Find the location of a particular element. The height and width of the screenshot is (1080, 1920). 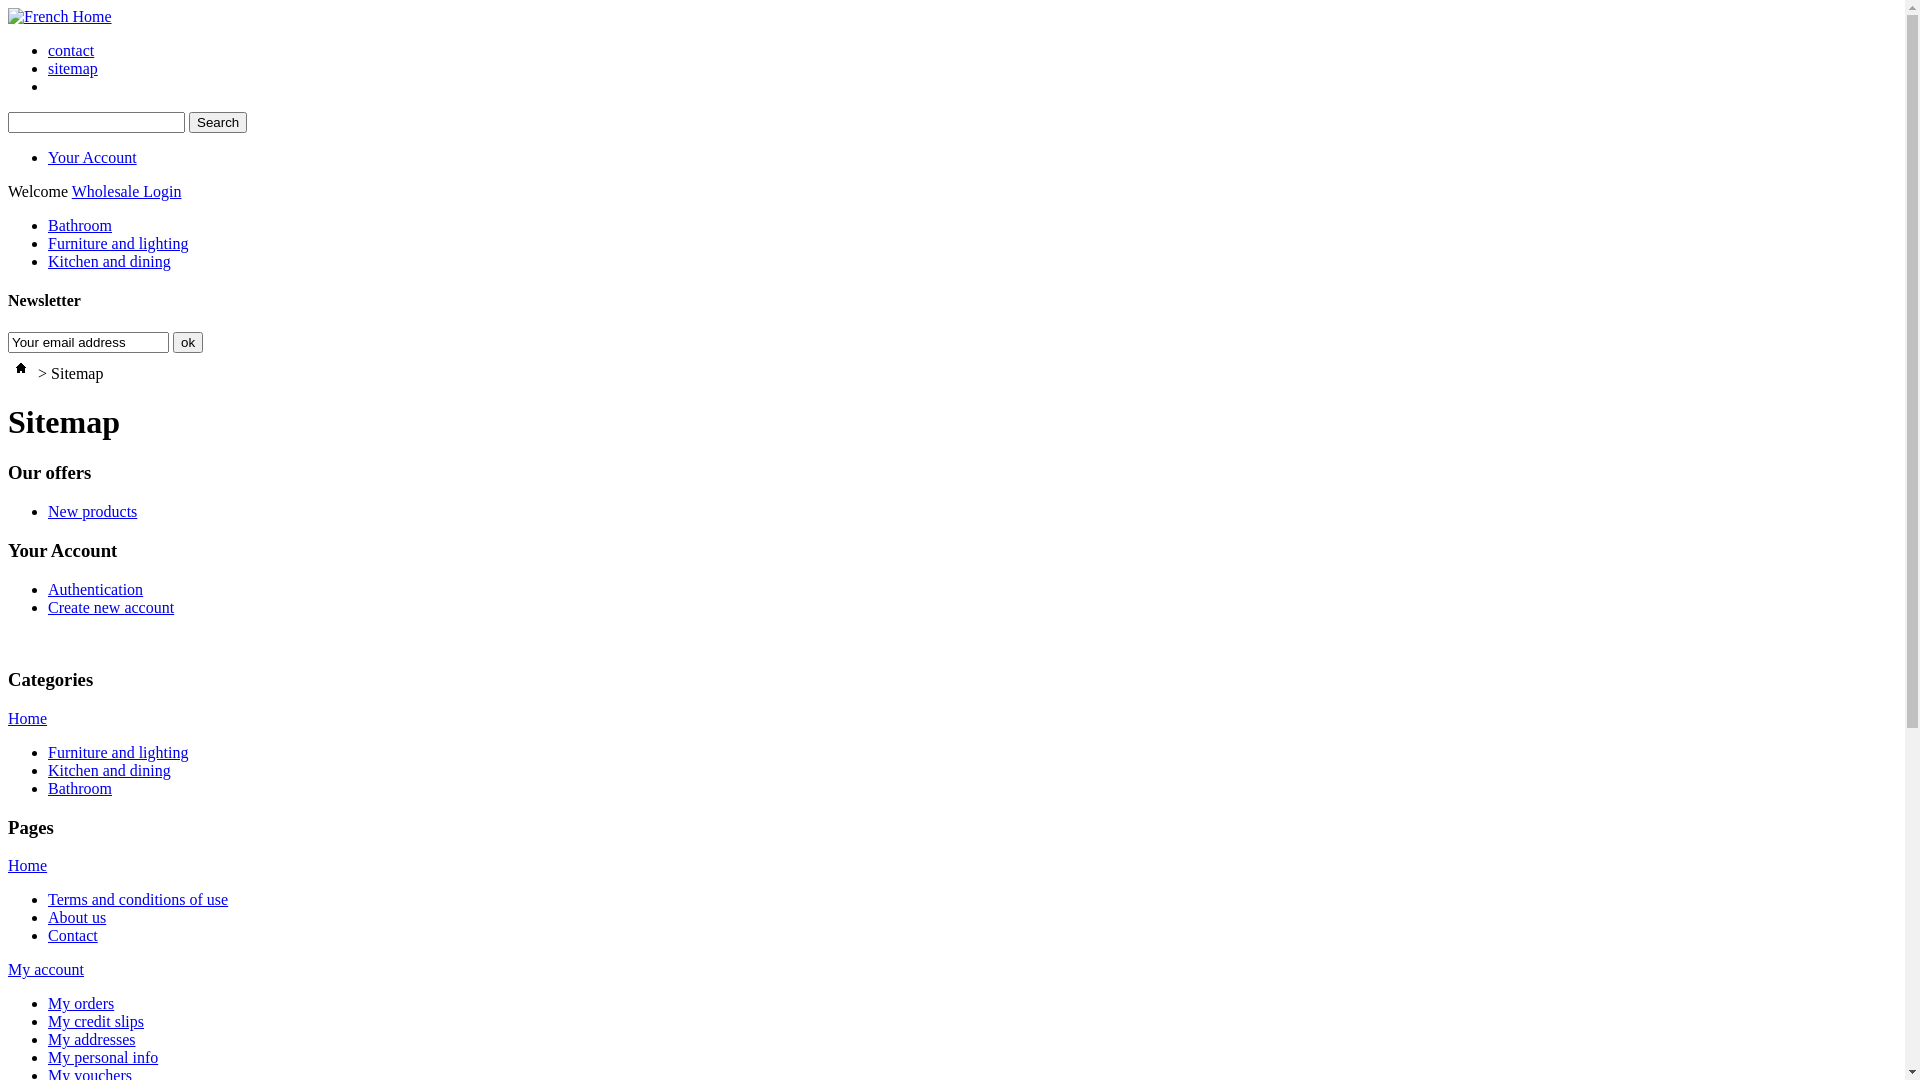

'New products' is located at coordinates (91, 510).